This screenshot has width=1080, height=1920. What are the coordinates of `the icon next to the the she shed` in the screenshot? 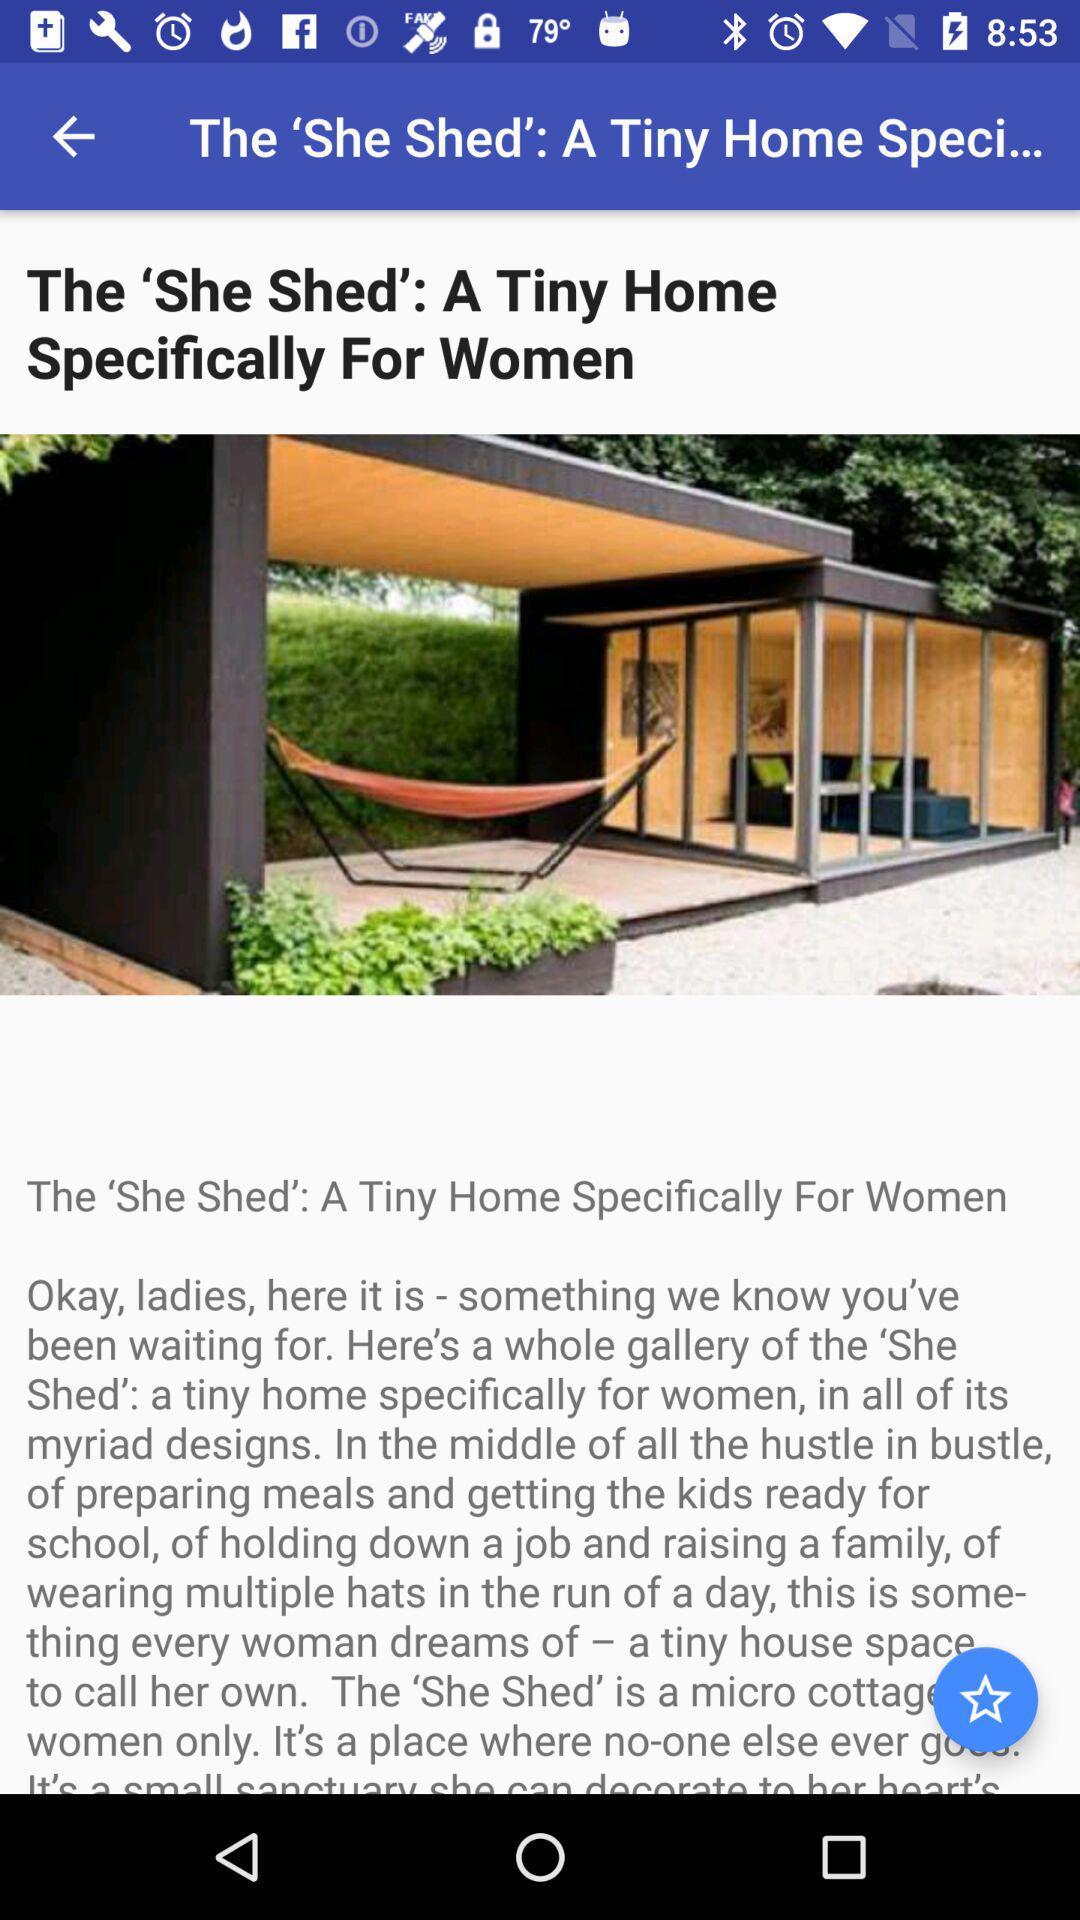 It's located at (72, 135).